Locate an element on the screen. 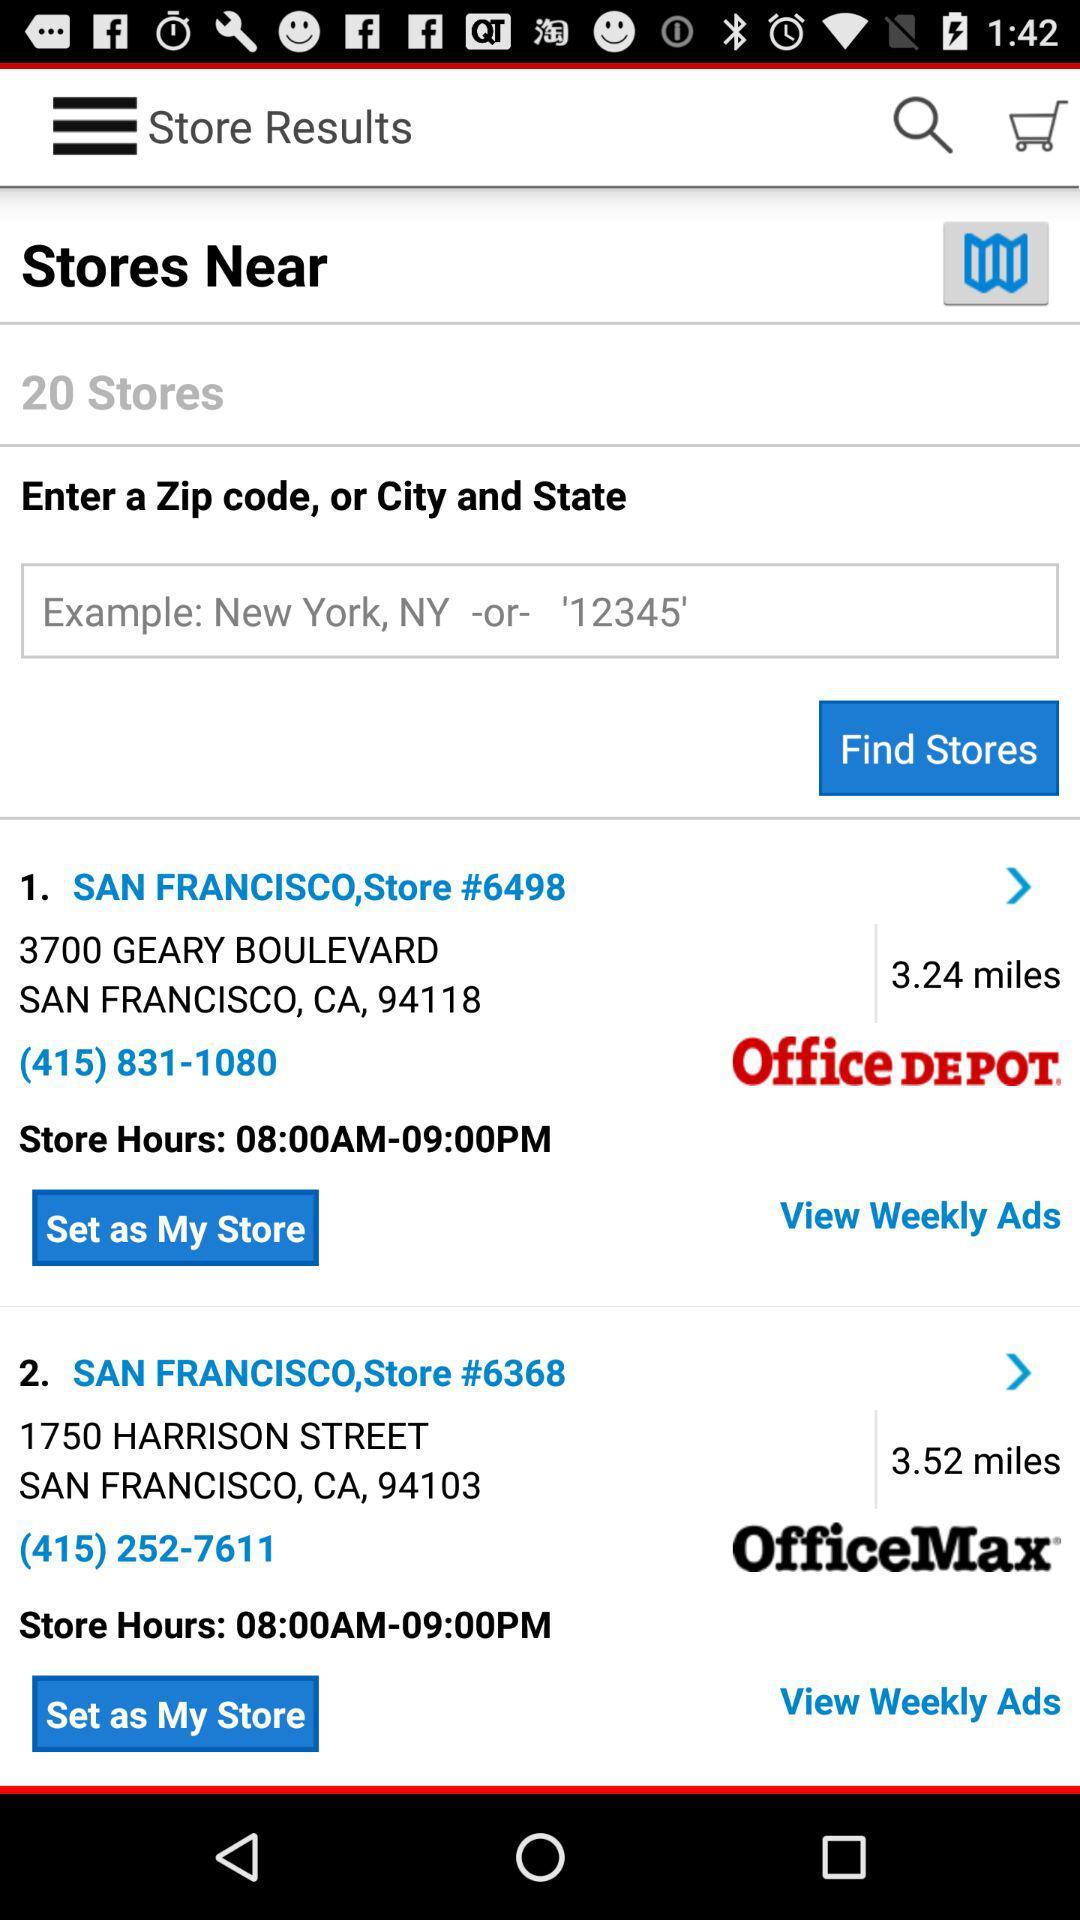 Image resolution: width=1080 pixels, height=1920 pixels. the app to the right of the store results item is located at coordinates (922, 124).